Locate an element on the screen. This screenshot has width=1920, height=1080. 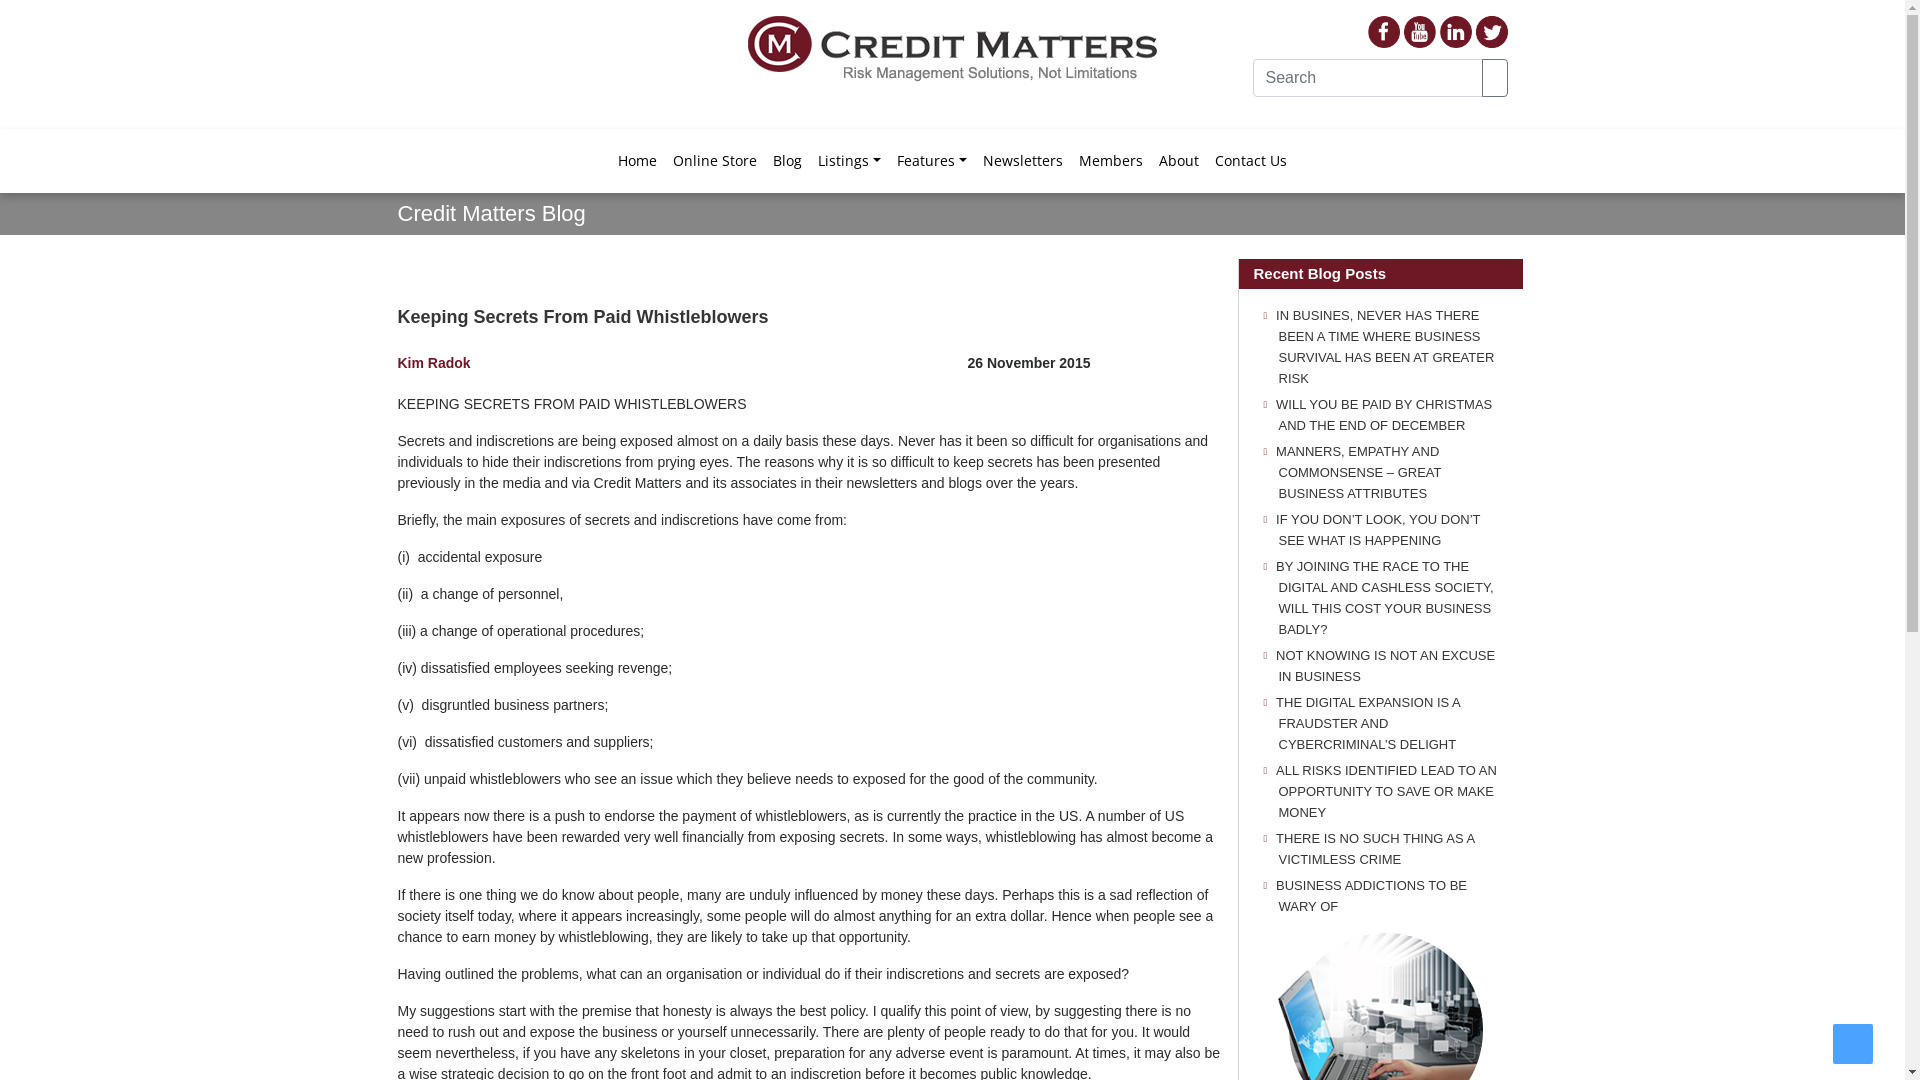
'Online Store' is located at coordinates (715, 158).